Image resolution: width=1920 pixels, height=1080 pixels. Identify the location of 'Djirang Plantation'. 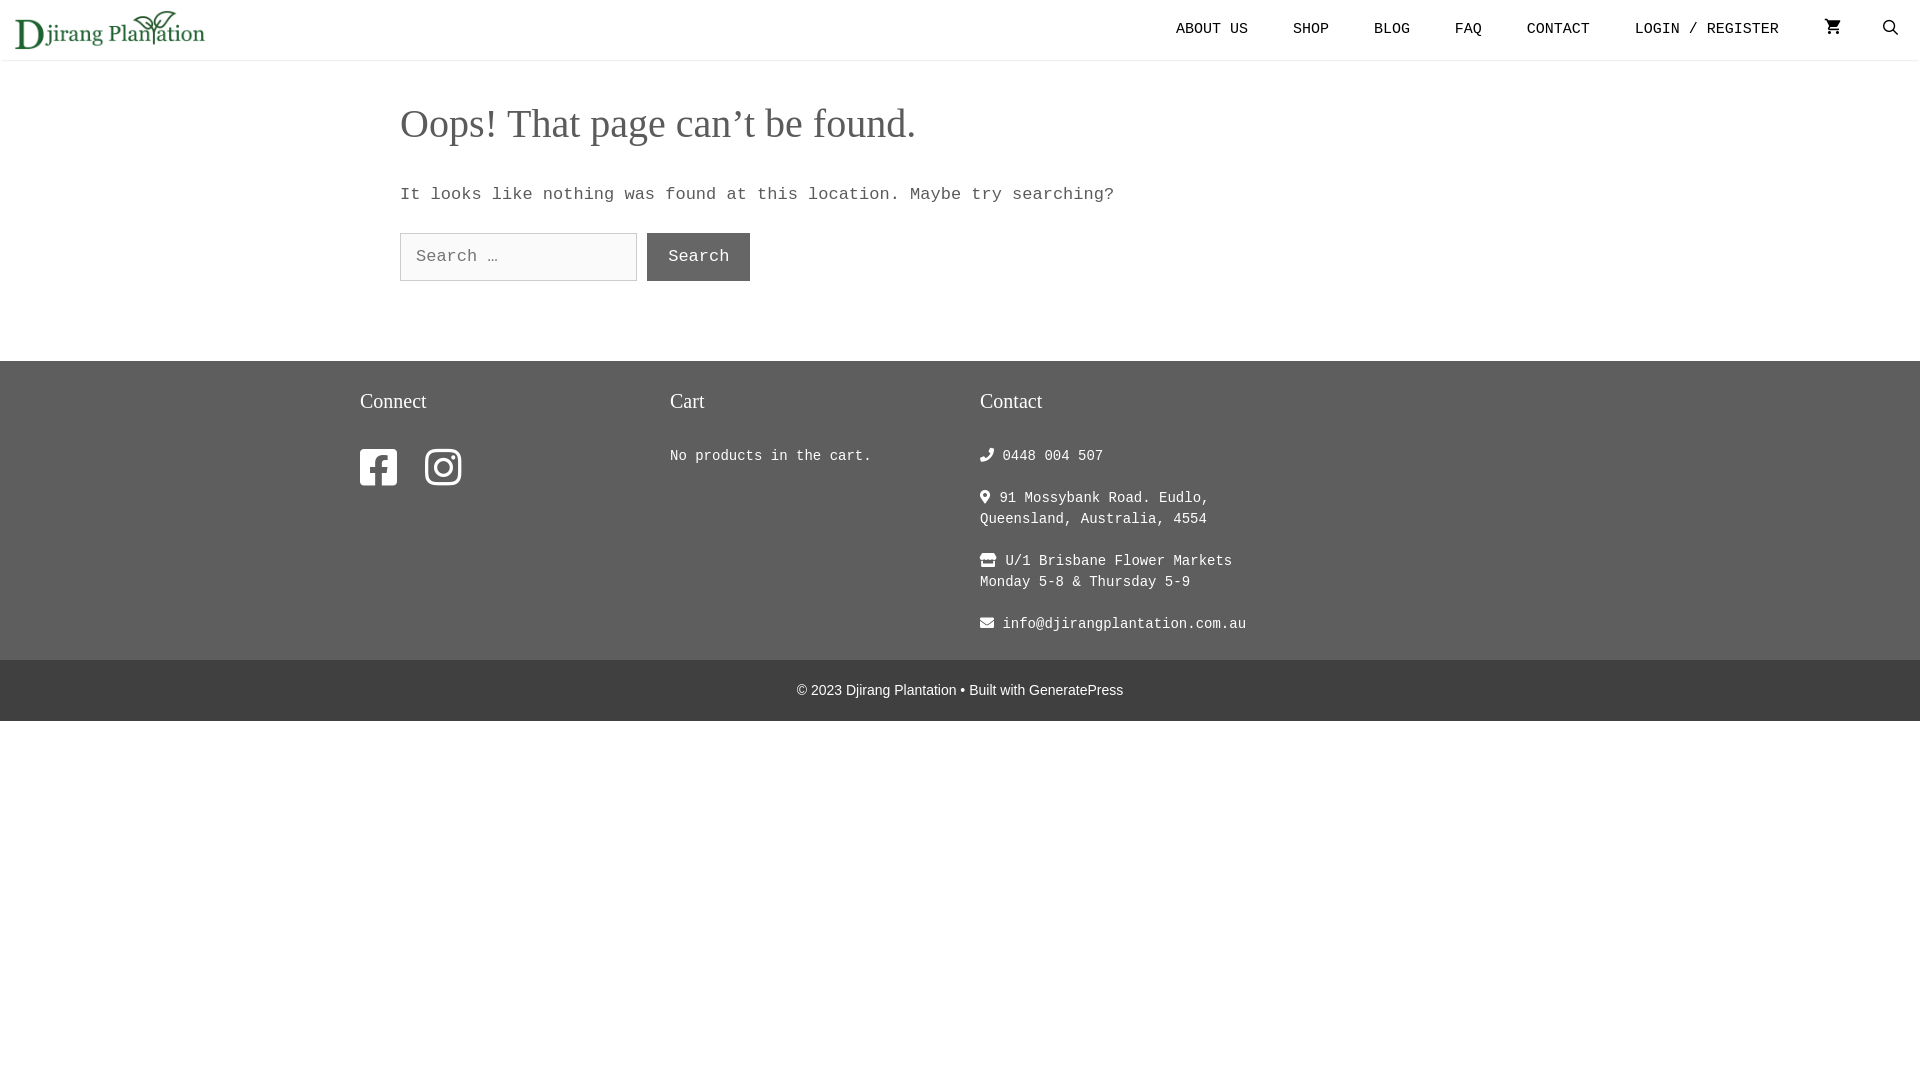
(109, 30).